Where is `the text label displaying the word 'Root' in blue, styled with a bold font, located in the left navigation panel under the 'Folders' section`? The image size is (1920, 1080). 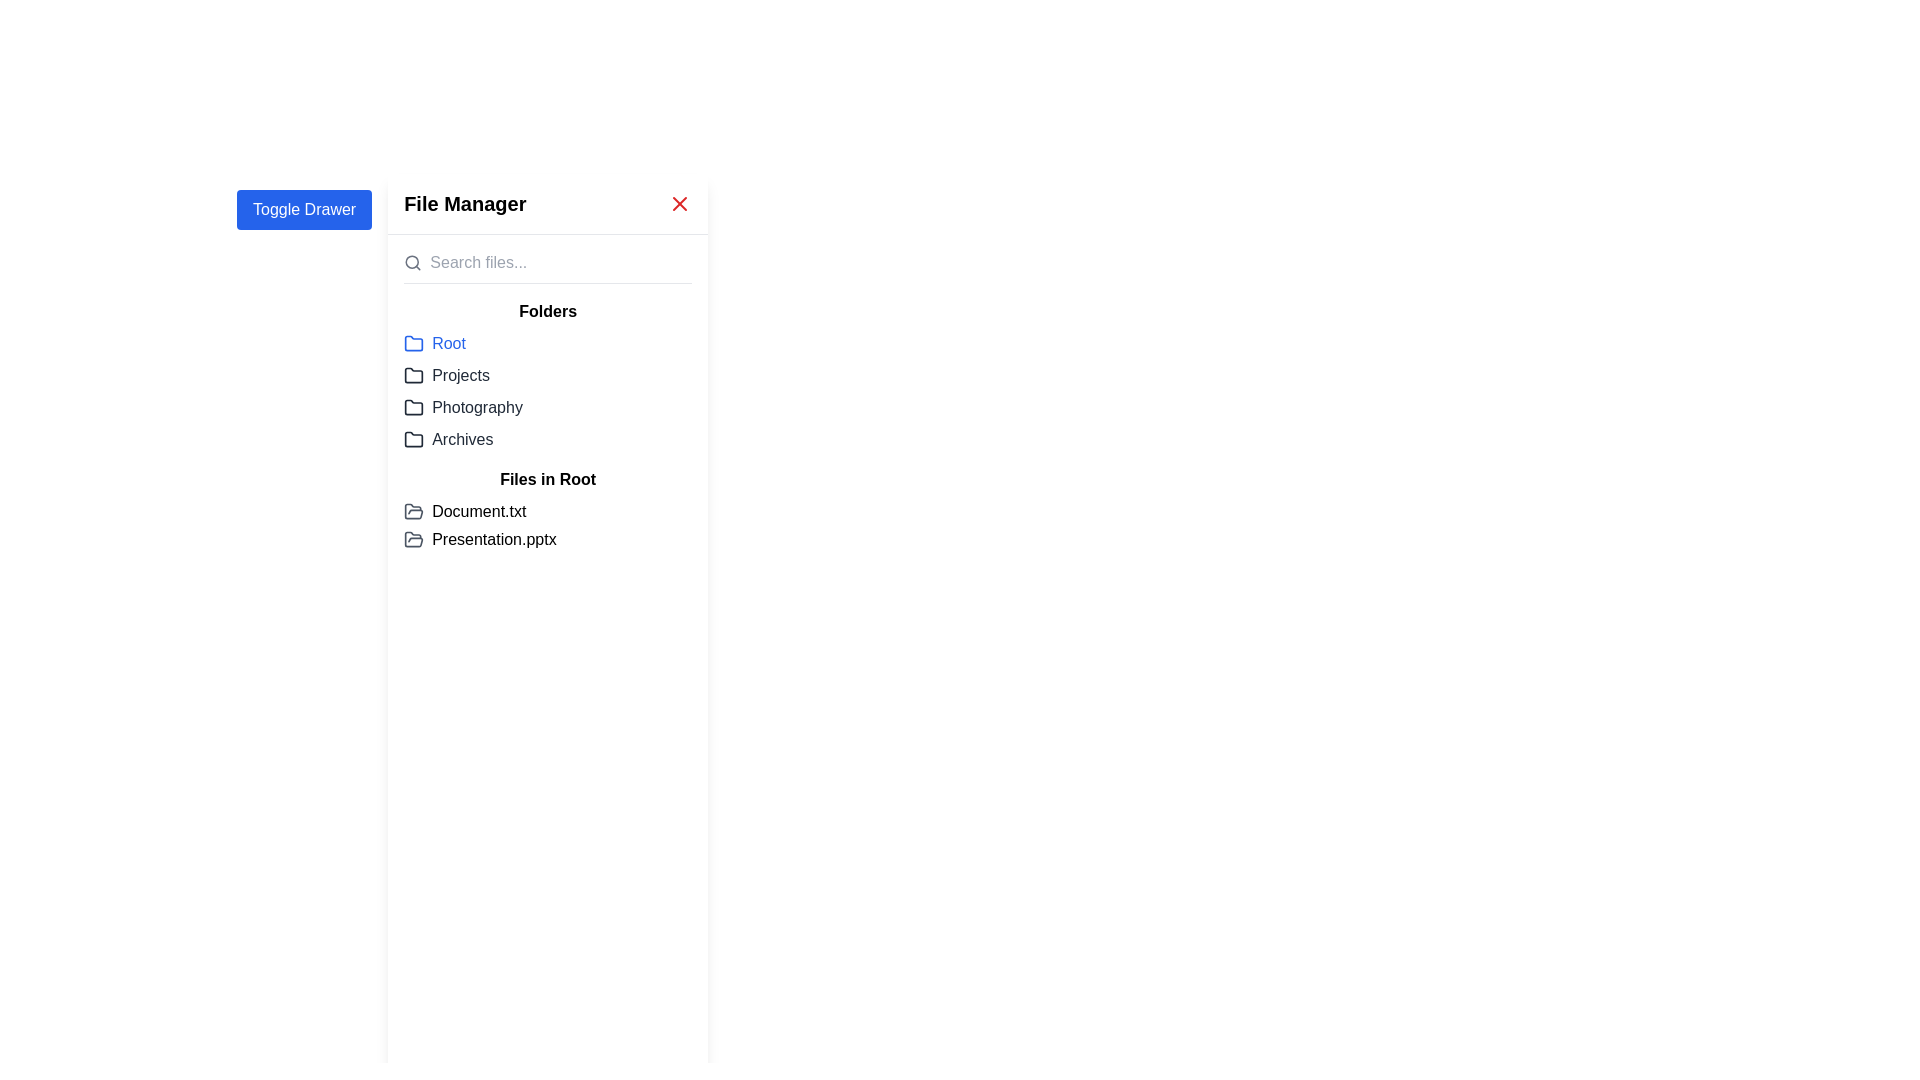
the text label displaying the word 'Root' in blue, styled with a bold font, located in the left navigation panel under the 'Folders' section is located at coordinates (448, 342).